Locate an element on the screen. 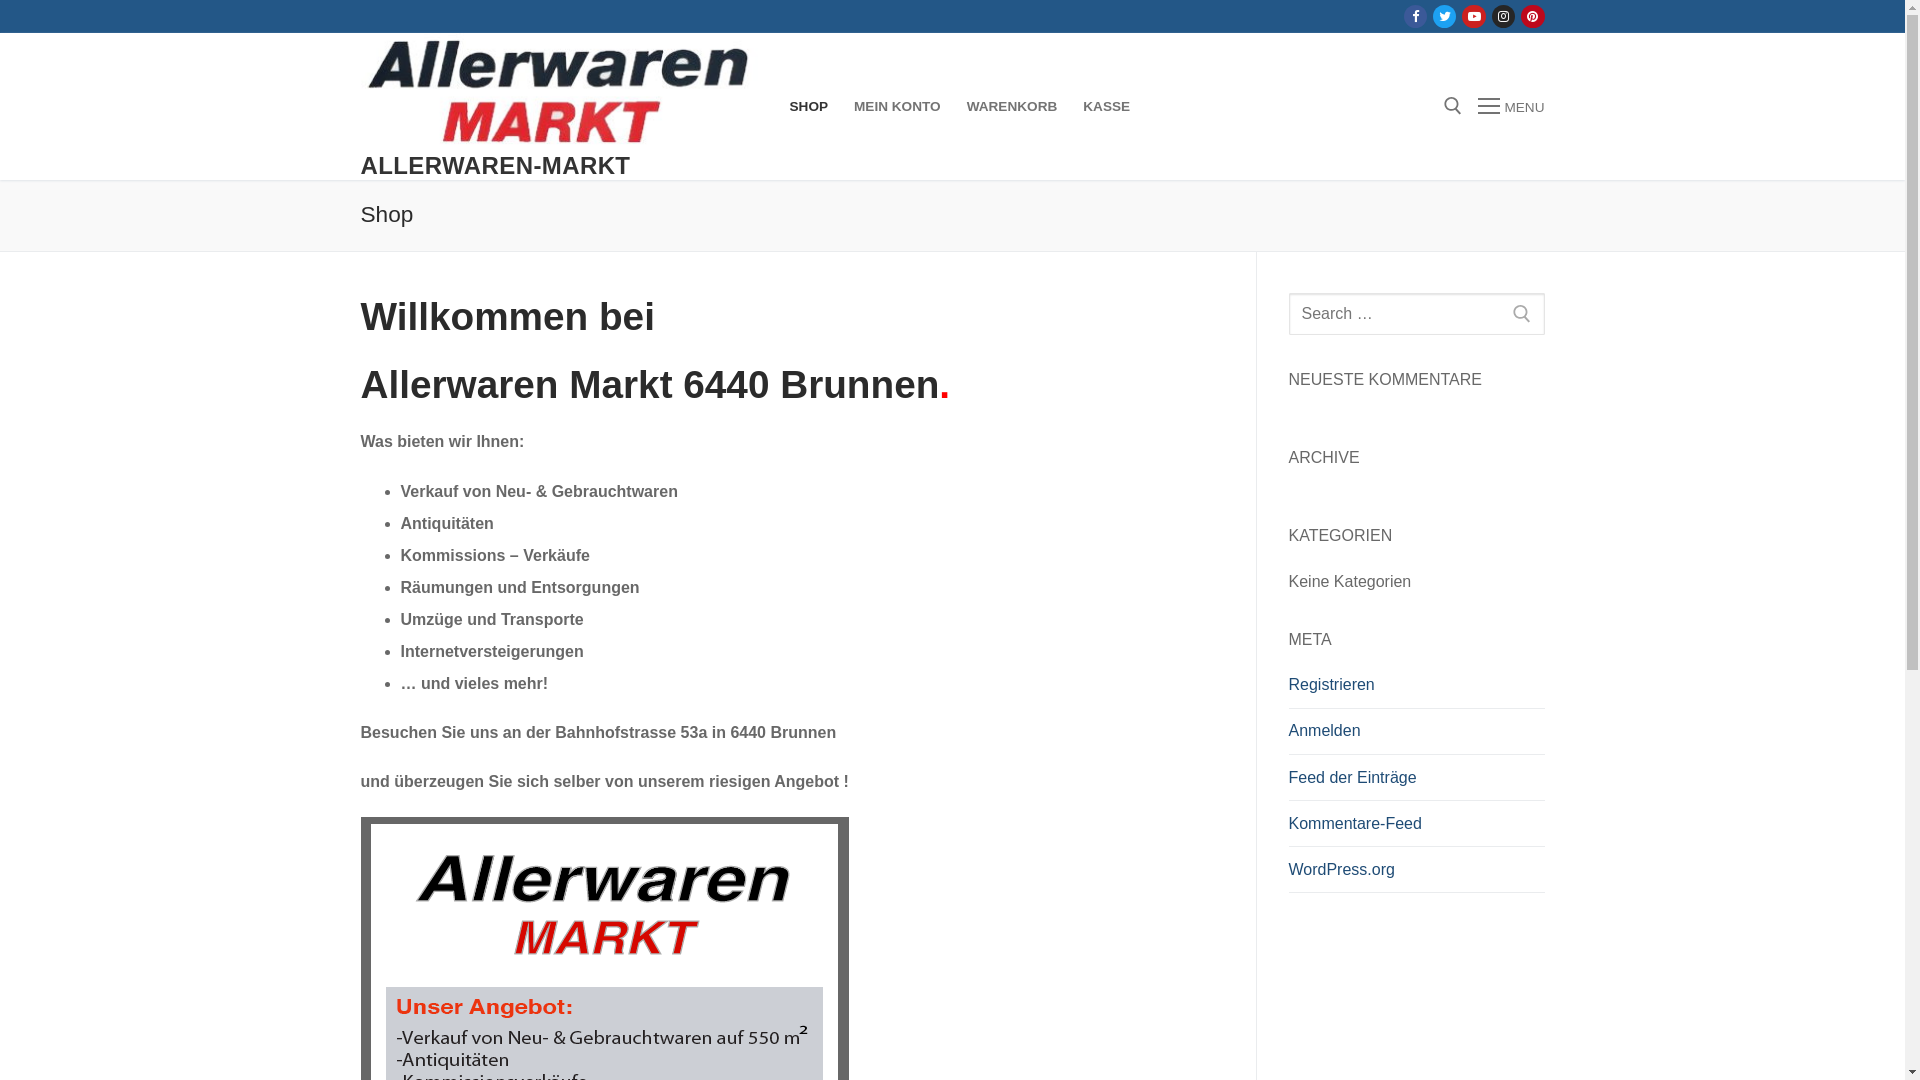 The height and width of the screenshot is (1080, 1920). 'Youtube' is located at coordinates (1474, 16).